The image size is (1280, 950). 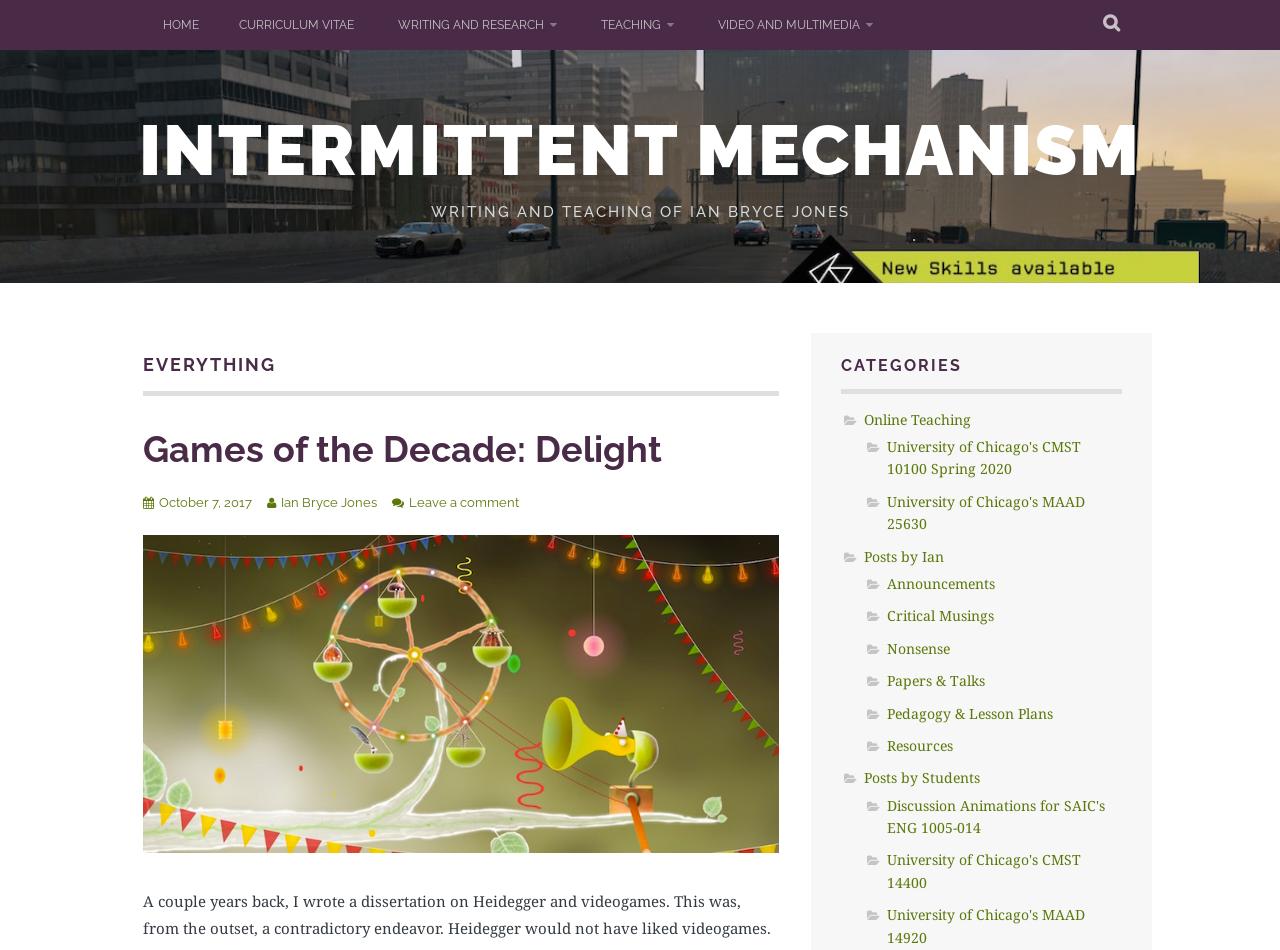 I want to click on 'University of Chicago's CMST 10100 Spring 2020', so click(x=983, y=456).